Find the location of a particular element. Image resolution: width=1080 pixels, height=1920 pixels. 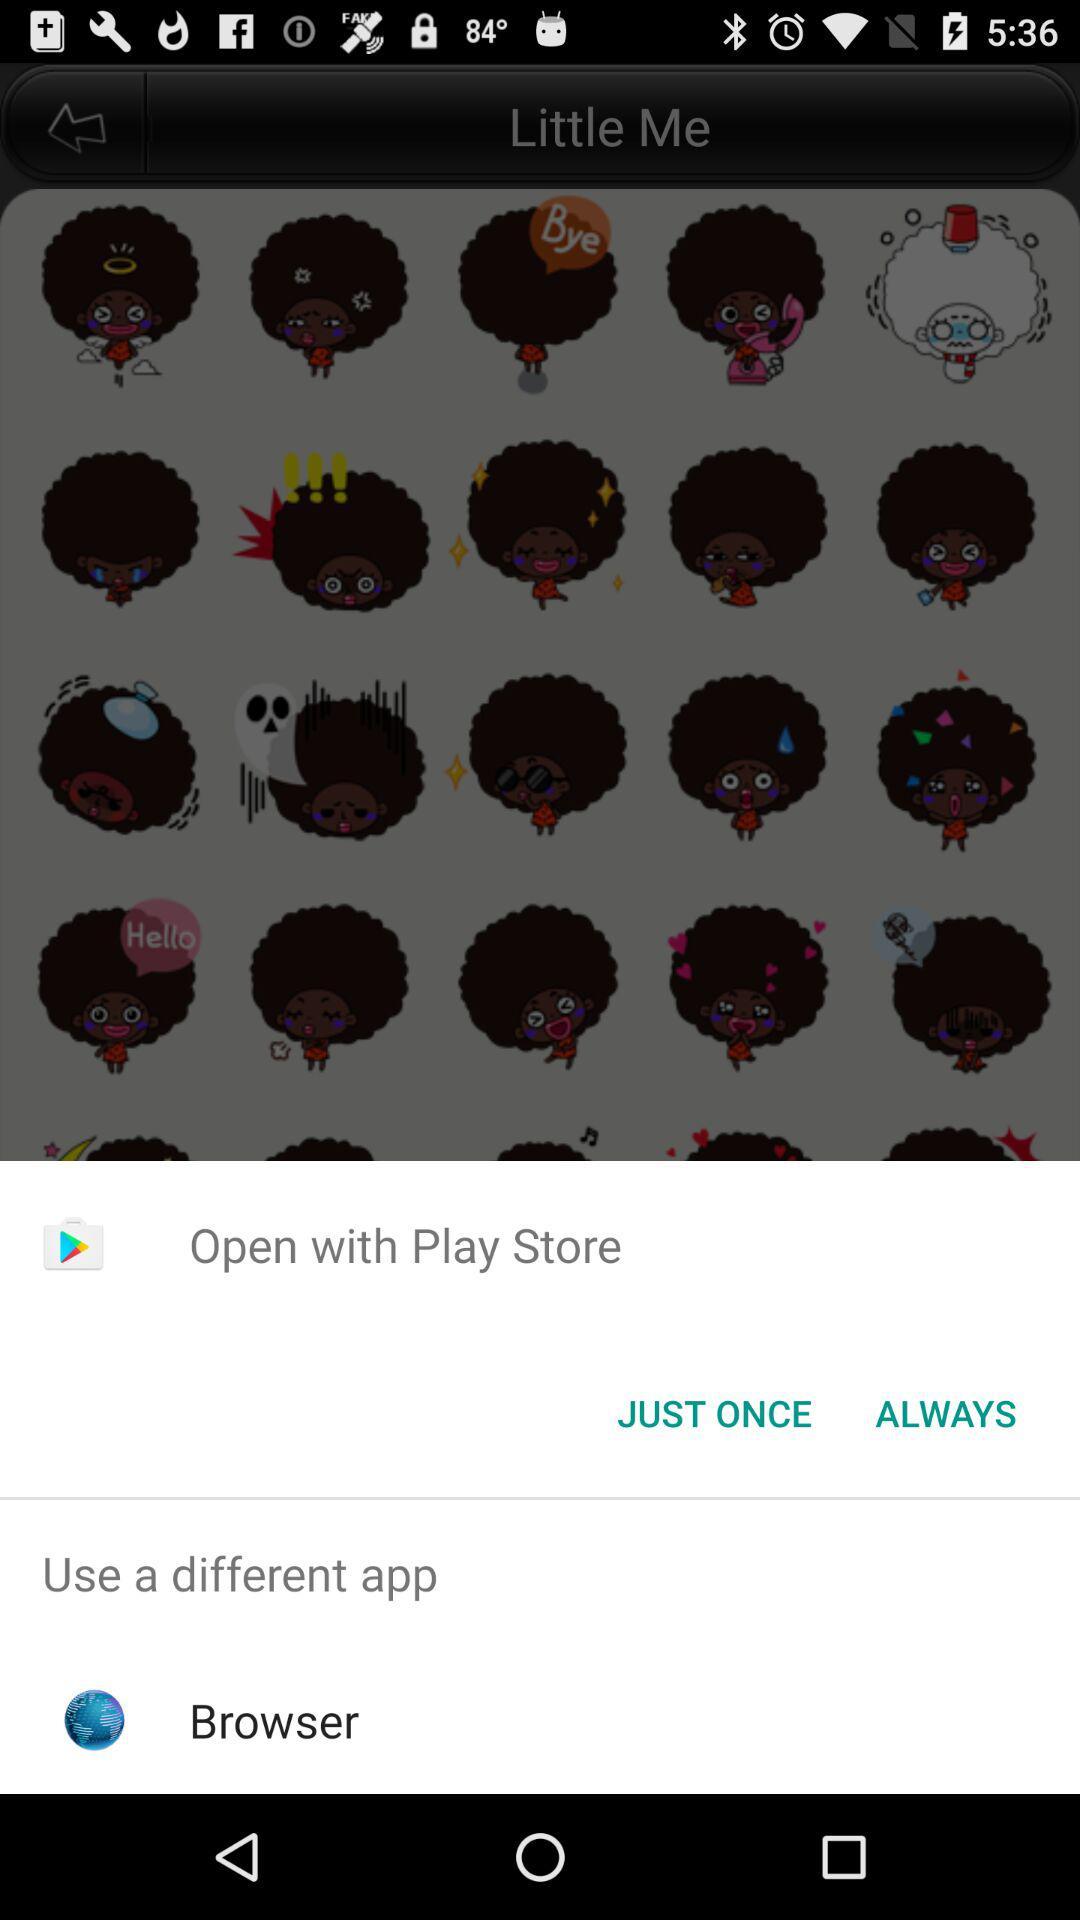

use a different item is located at coordinates (540, 1572).